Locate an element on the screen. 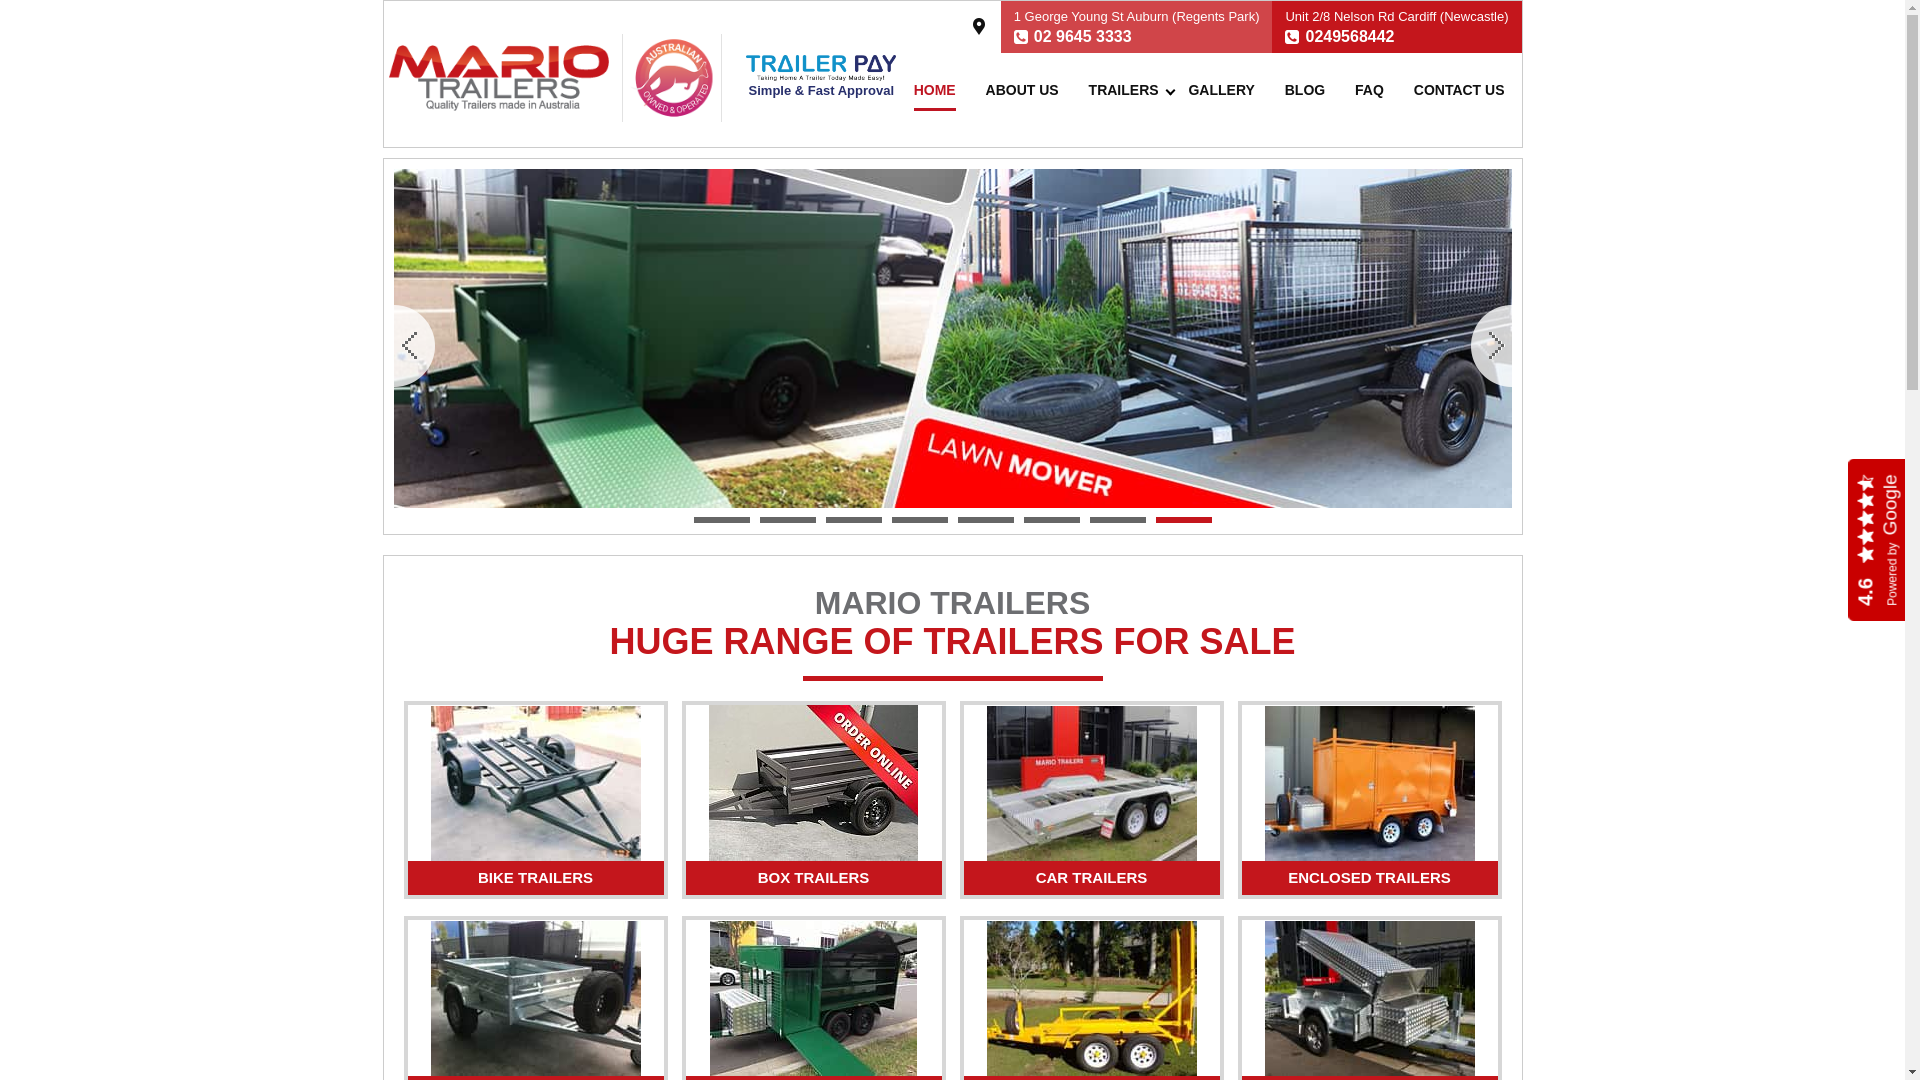  'BLOG' is located at coordinates (1305, 88).